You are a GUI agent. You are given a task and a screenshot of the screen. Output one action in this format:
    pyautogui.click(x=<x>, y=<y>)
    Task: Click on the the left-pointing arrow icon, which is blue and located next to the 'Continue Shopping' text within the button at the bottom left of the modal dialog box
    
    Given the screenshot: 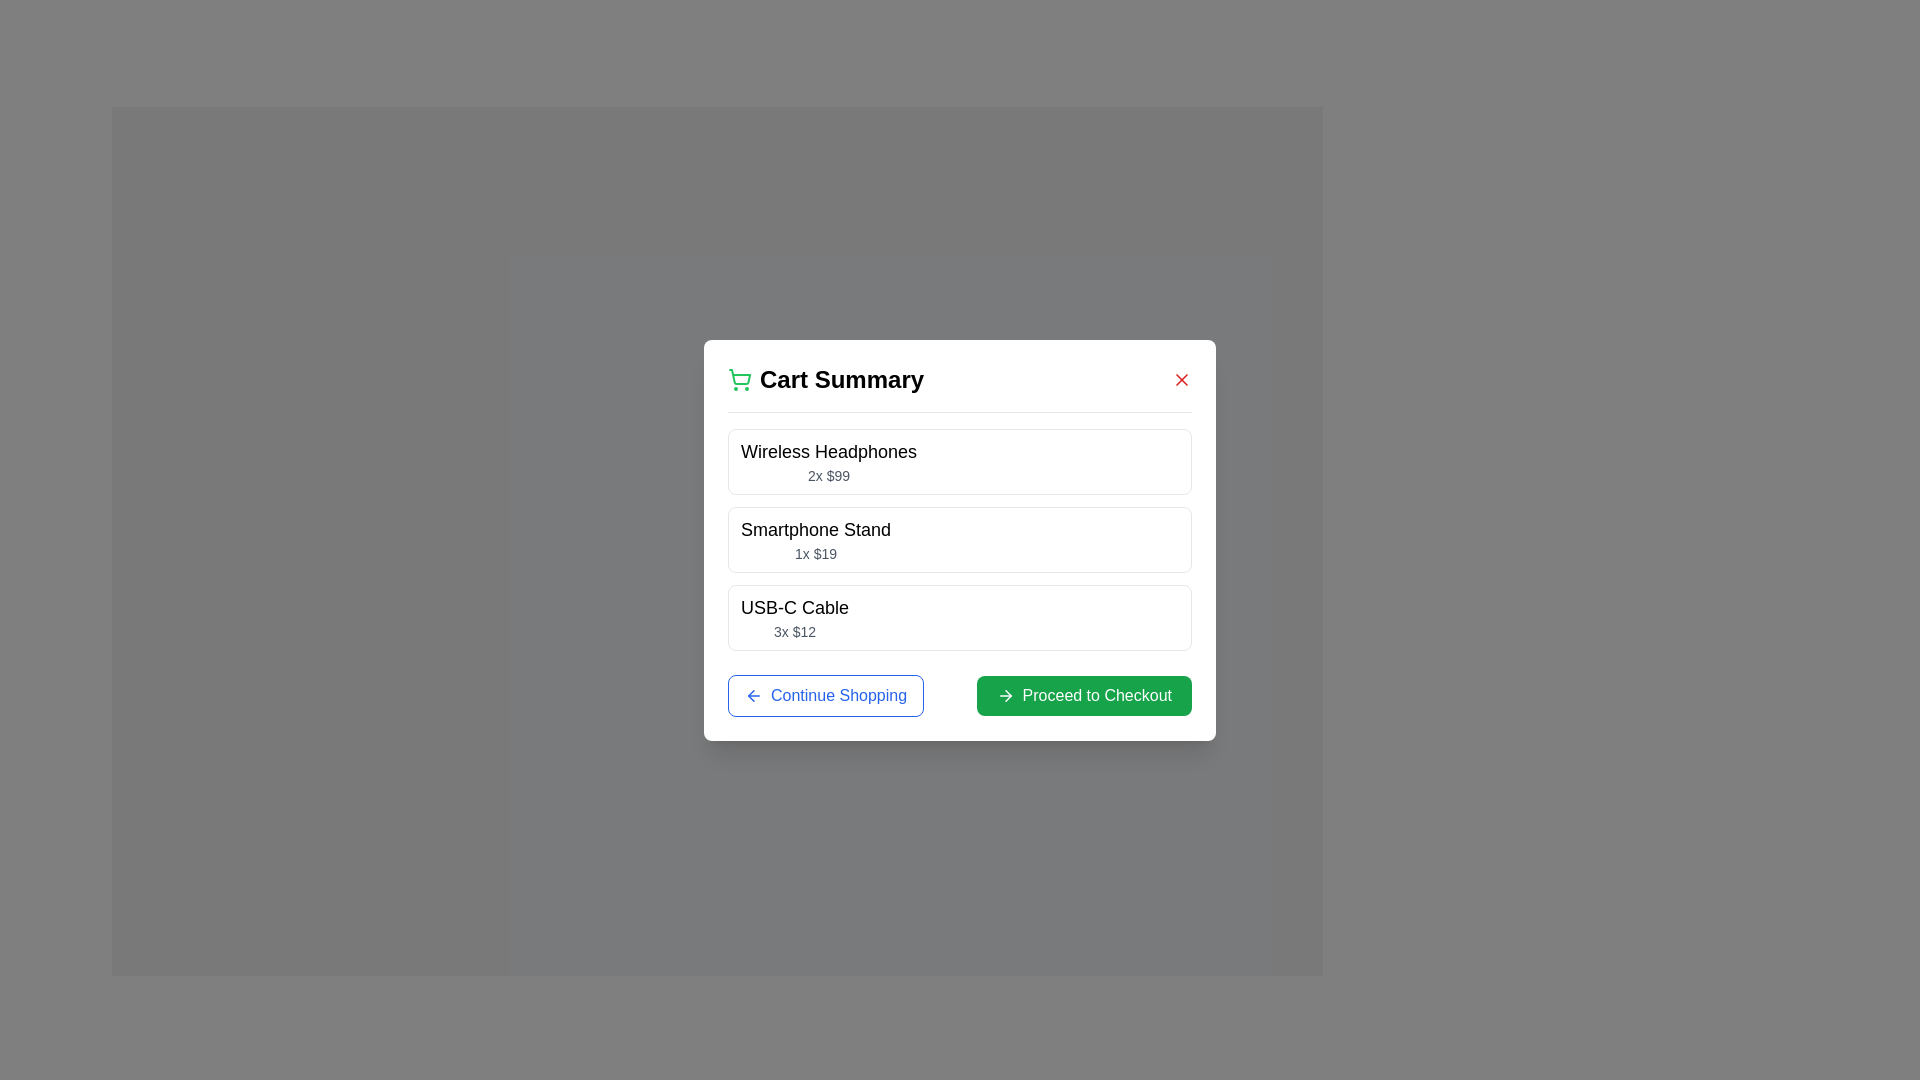 What is the action you would take?
    pyautogui.click(x=752, y=694)
    